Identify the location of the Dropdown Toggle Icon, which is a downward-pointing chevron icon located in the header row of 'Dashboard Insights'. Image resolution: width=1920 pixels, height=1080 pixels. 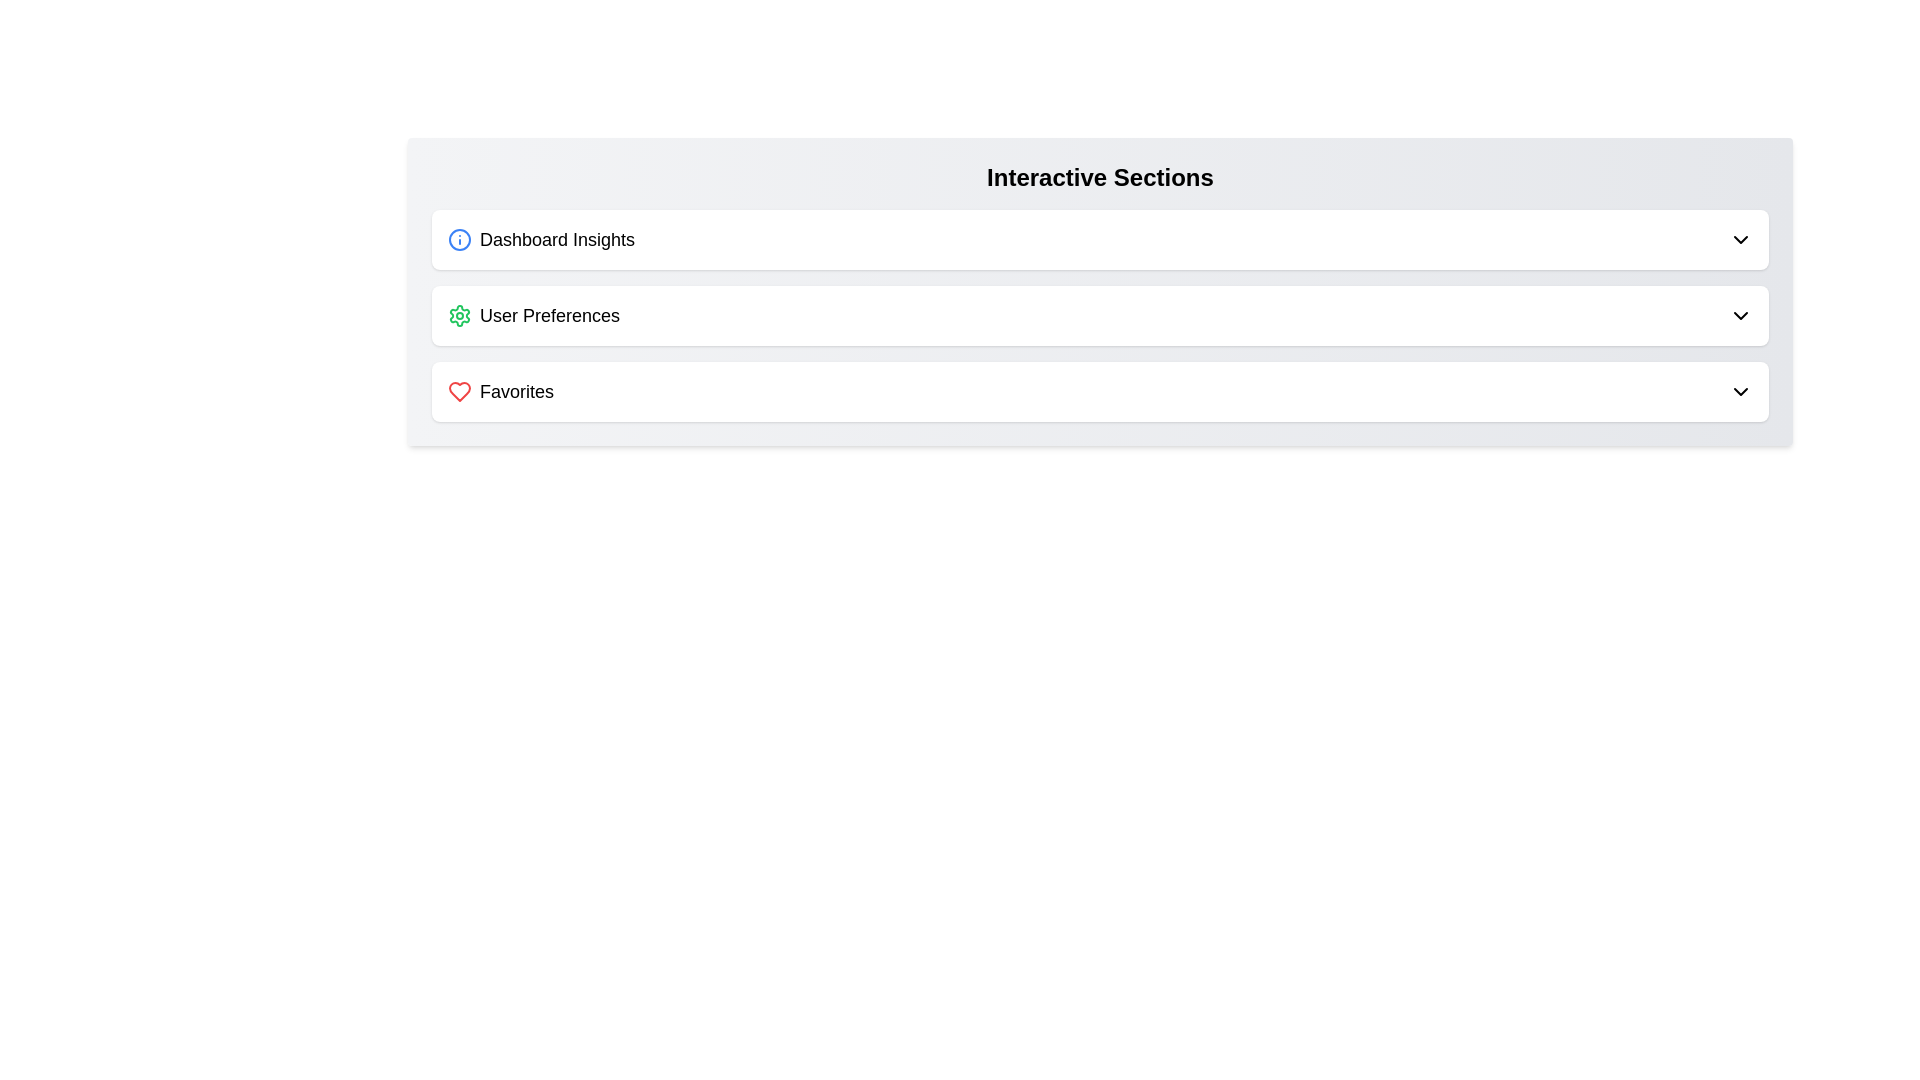
(1740, 238).